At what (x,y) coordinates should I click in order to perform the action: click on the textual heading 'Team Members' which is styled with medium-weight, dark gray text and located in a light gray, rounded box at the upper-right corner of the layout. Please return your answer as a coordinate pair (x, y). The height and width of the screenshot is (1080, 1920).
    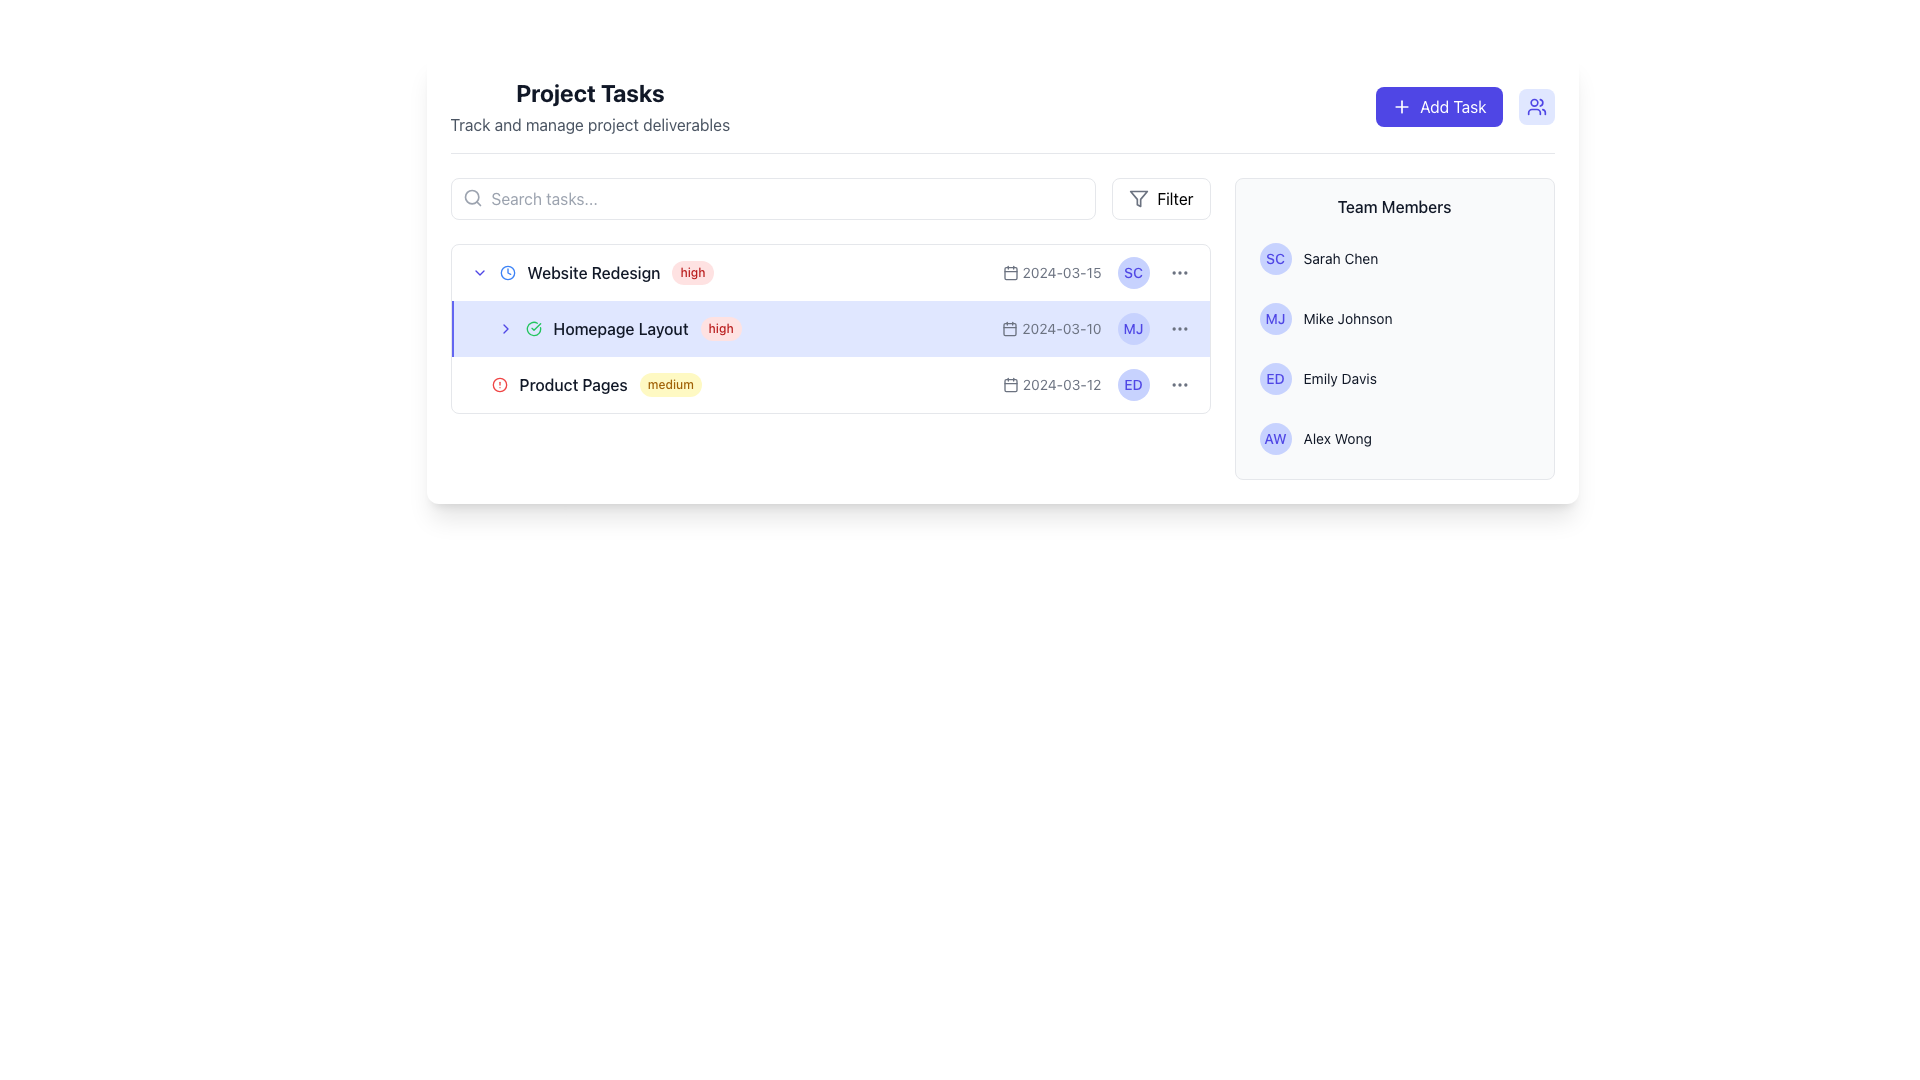
    Looking at the image, I should click on (1393, 207).